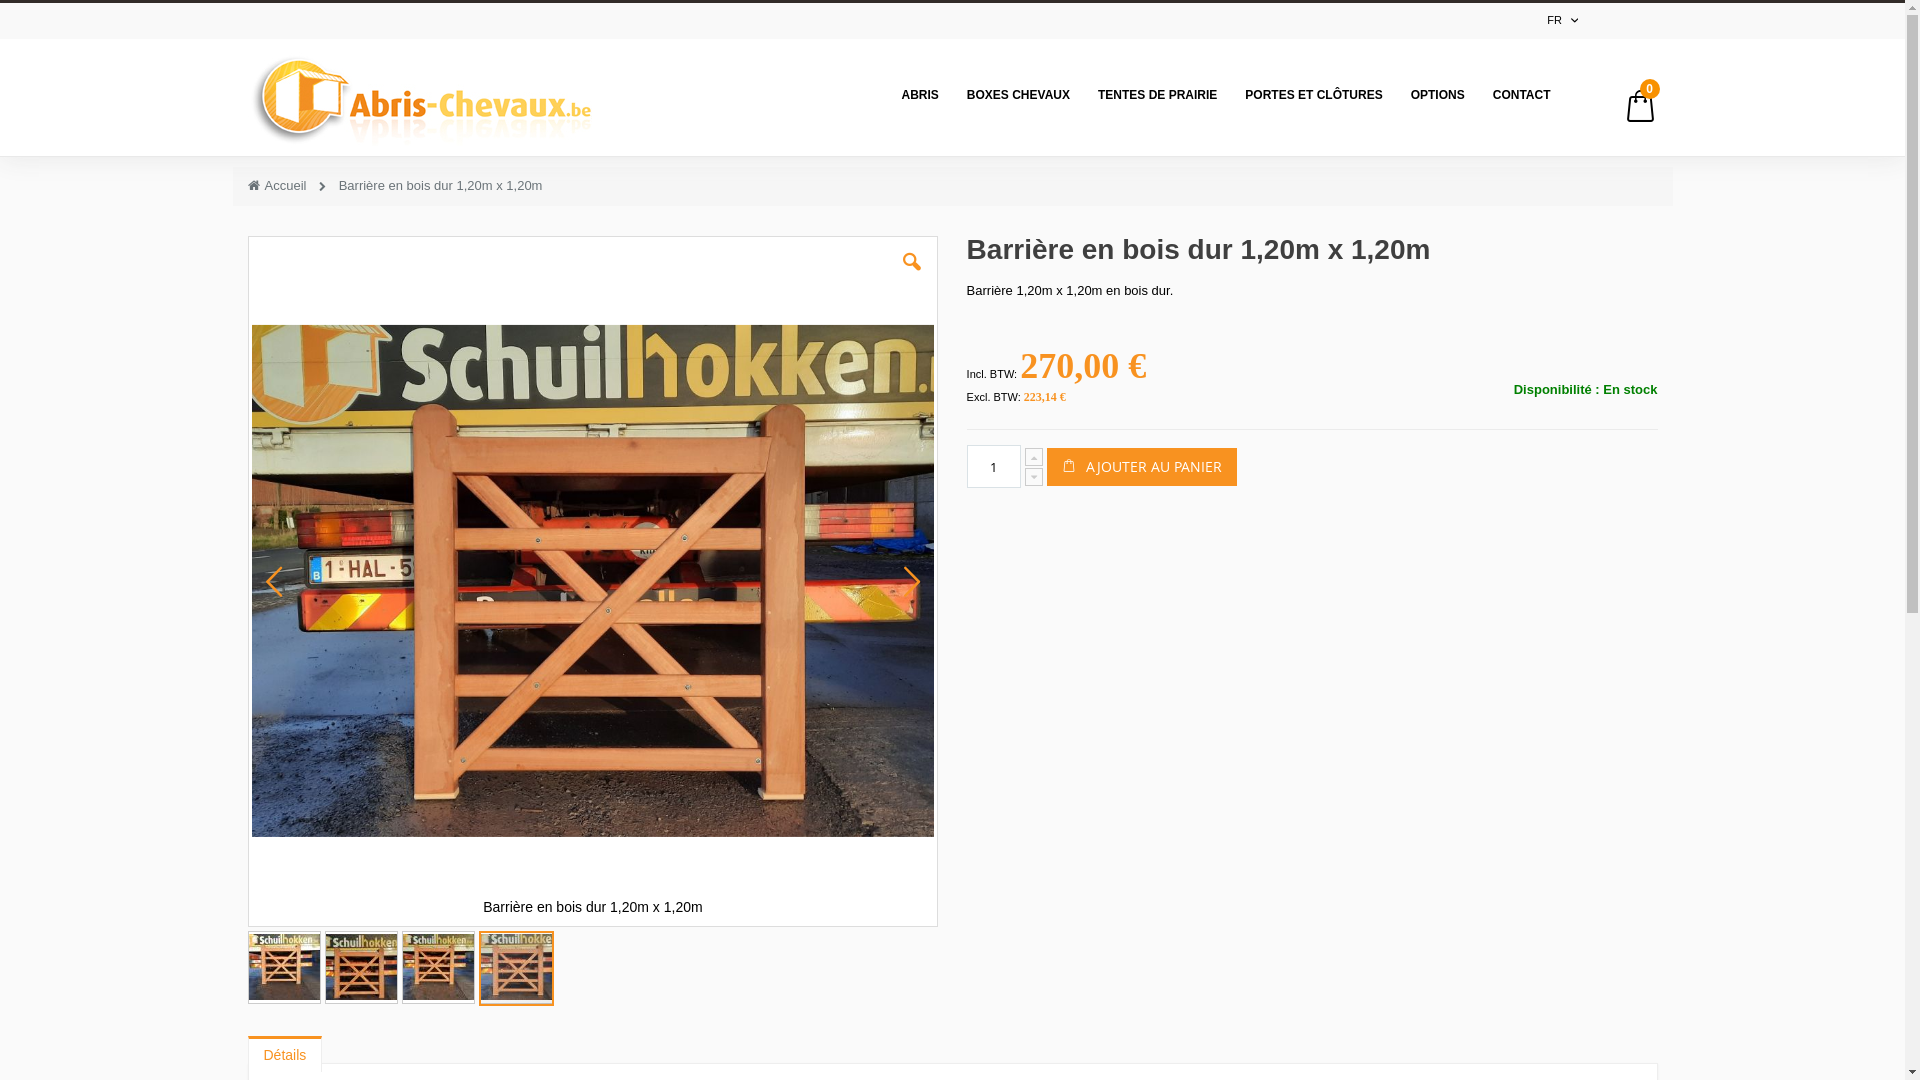  Describe the element at coordinates (919, 94) in the screenshot. I see `'ABRIS'` at that location.